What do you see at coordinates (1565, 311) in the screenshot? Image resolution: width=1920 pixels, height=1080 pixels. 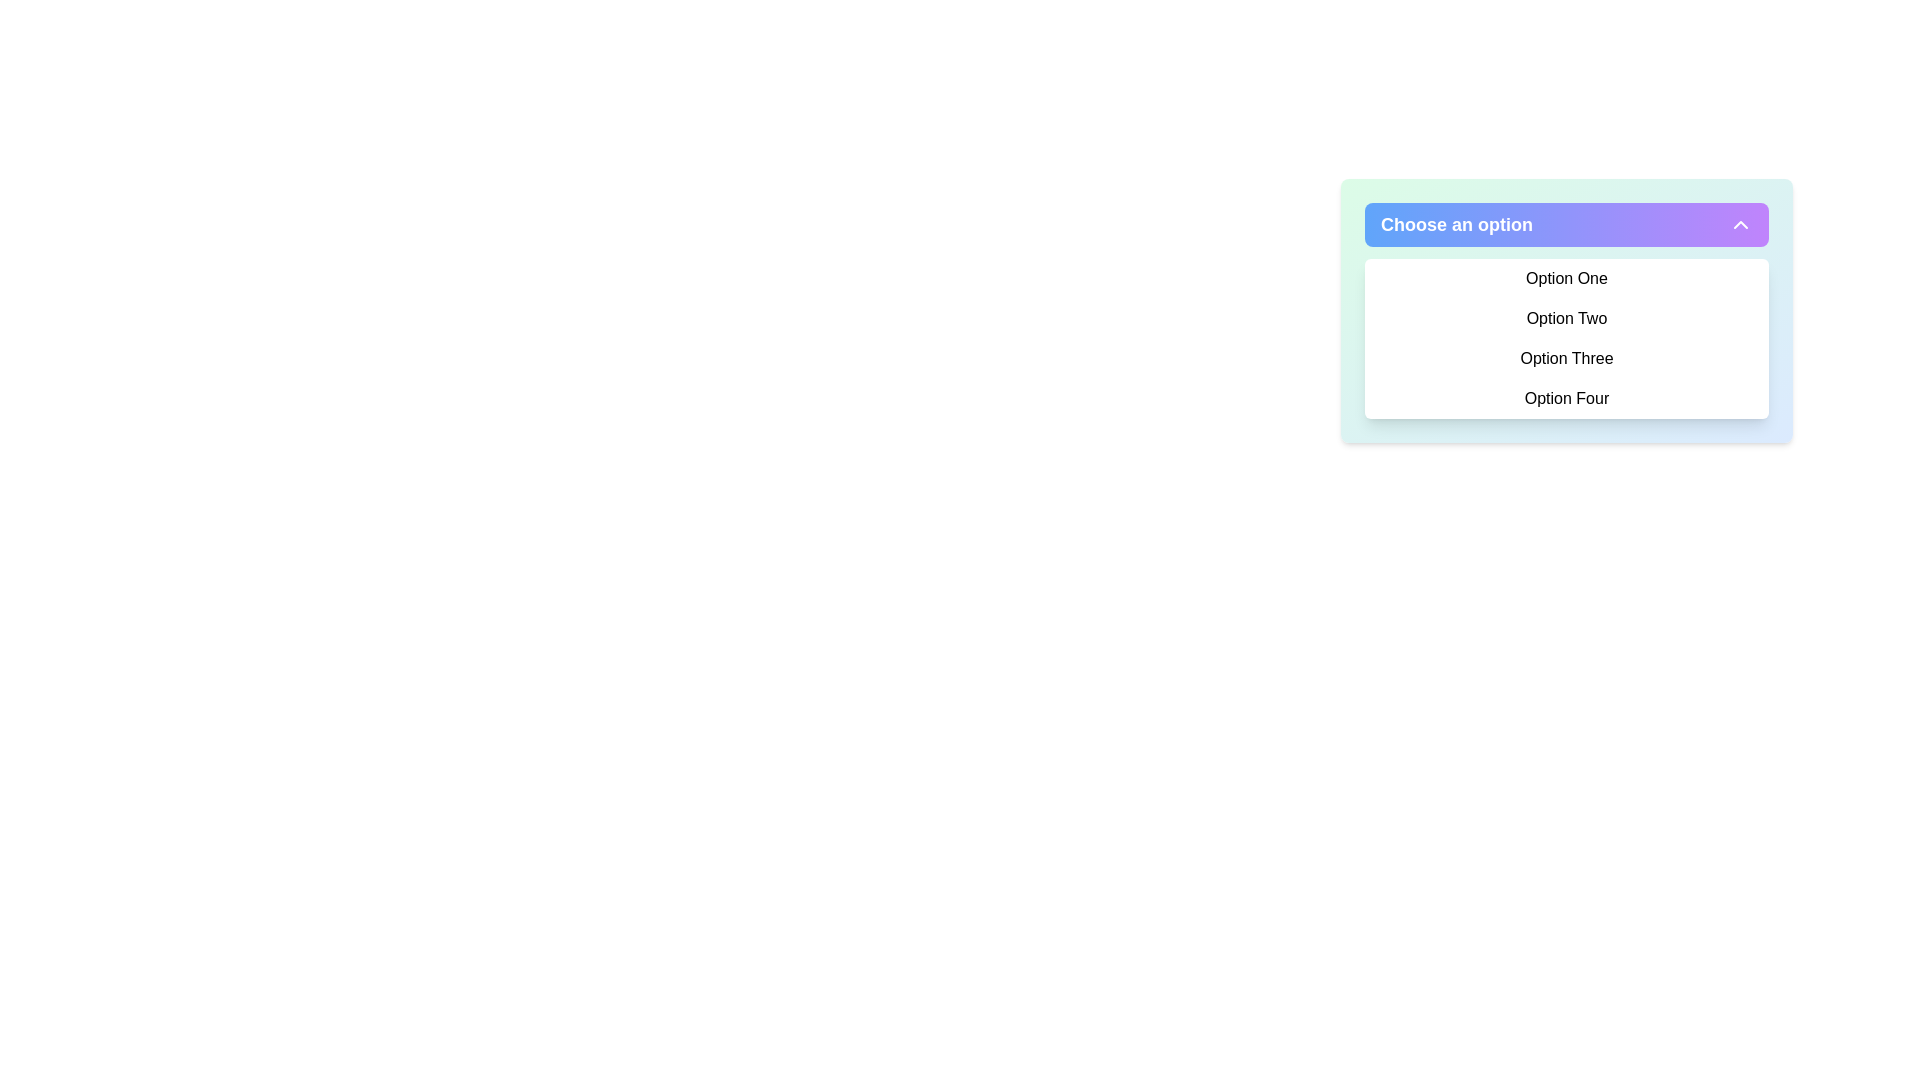 I see `the Dropdown menu located under the 'Choose an option' button` at bounding box center [1565, 311].